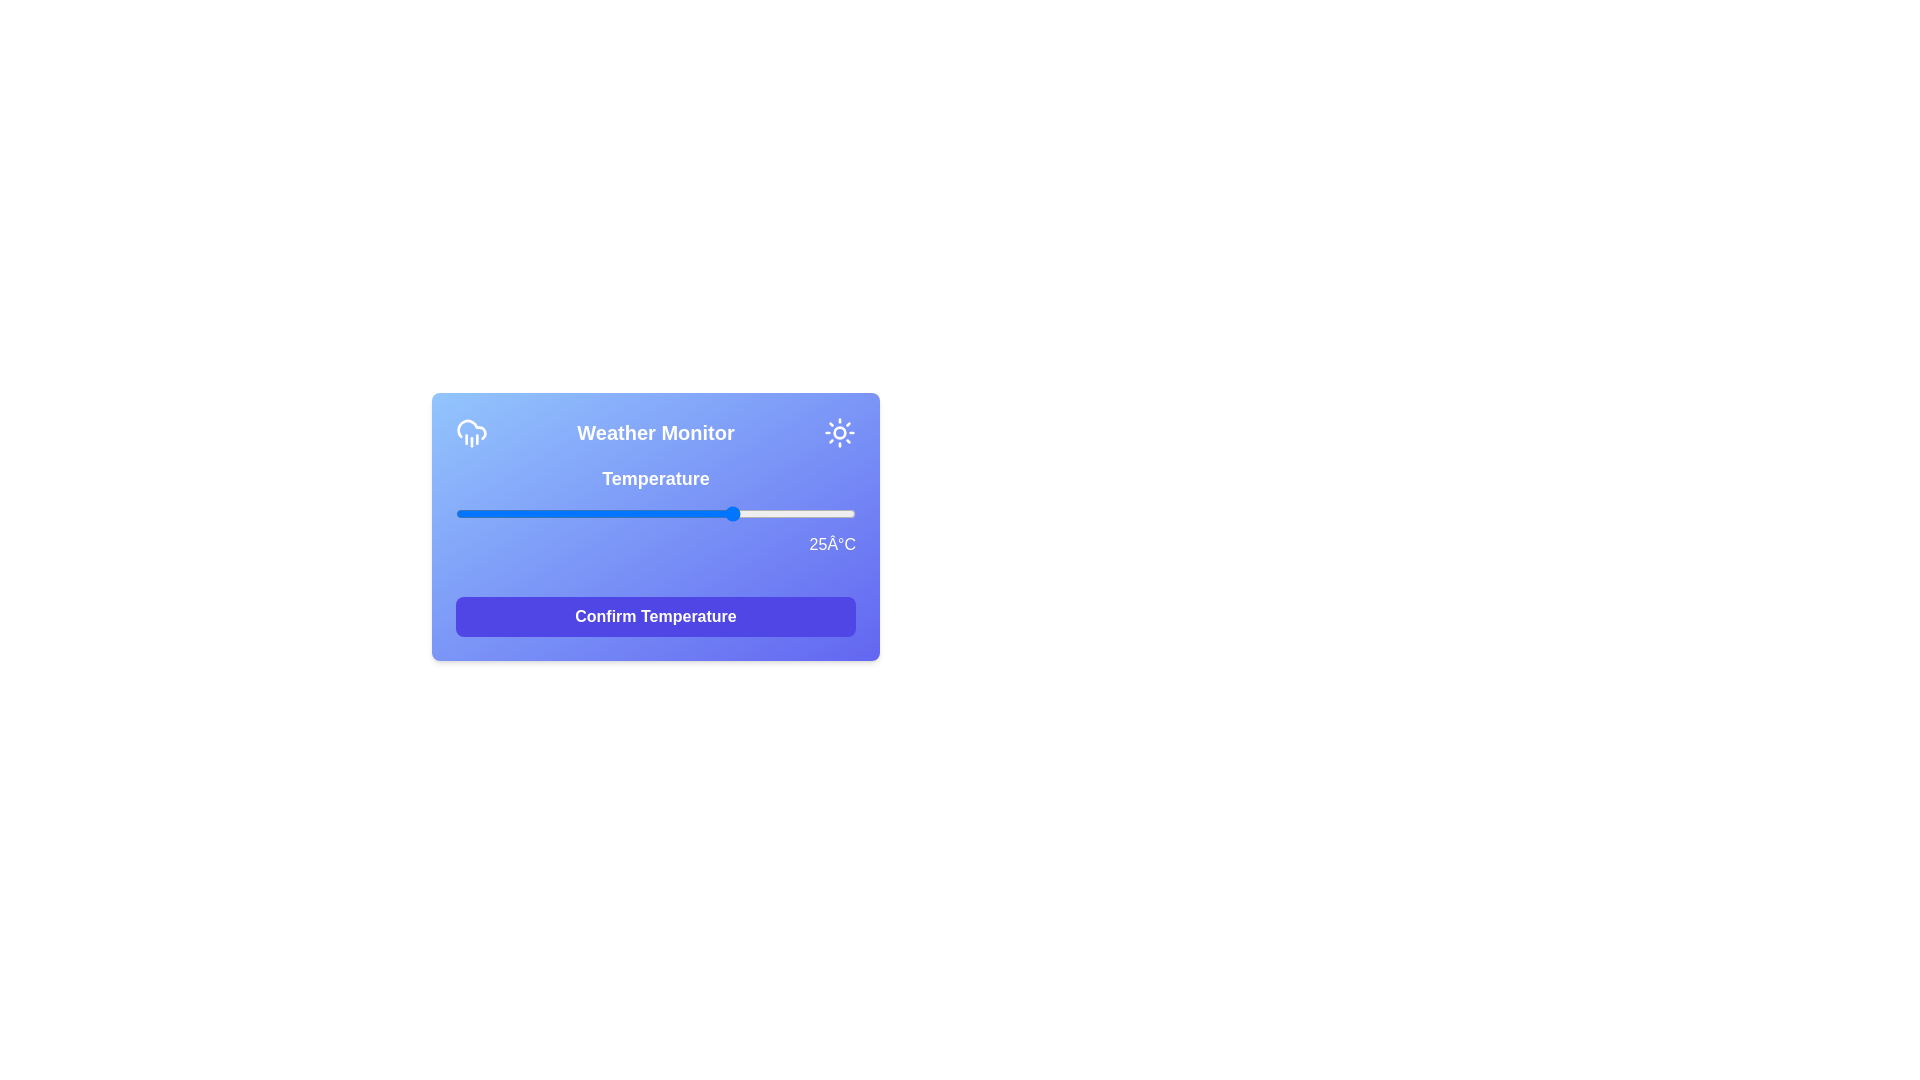 The image size is (1920, 1080). Describe the element at coordinates (656, 616) in the screenshot. I see `the 'Confirm Temperature' button, which is an indigo-blue rectangular button with rounded corners and bold white text` at that location.